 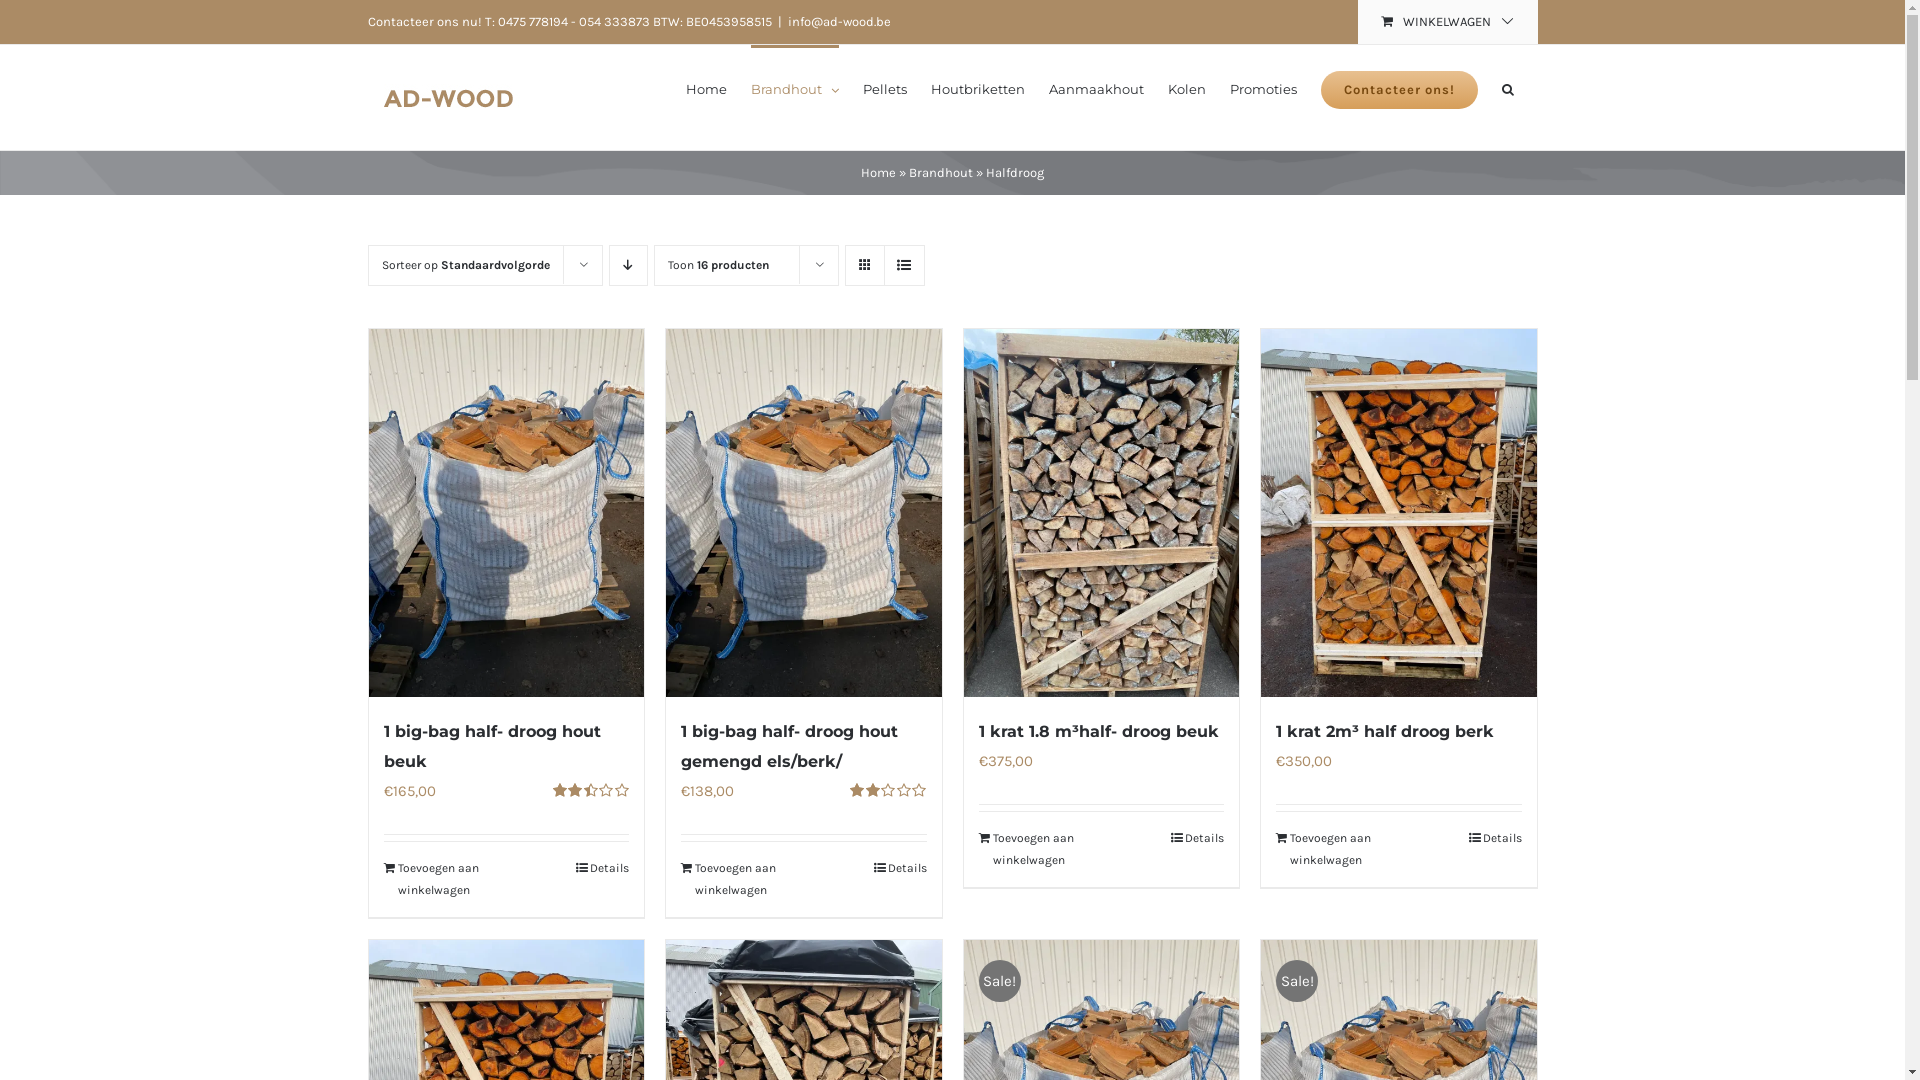 What do you see at coordinates (839, 21) in the screenshot?
I see `'info@ad-wood.be'` at bounding box center [839, 21].